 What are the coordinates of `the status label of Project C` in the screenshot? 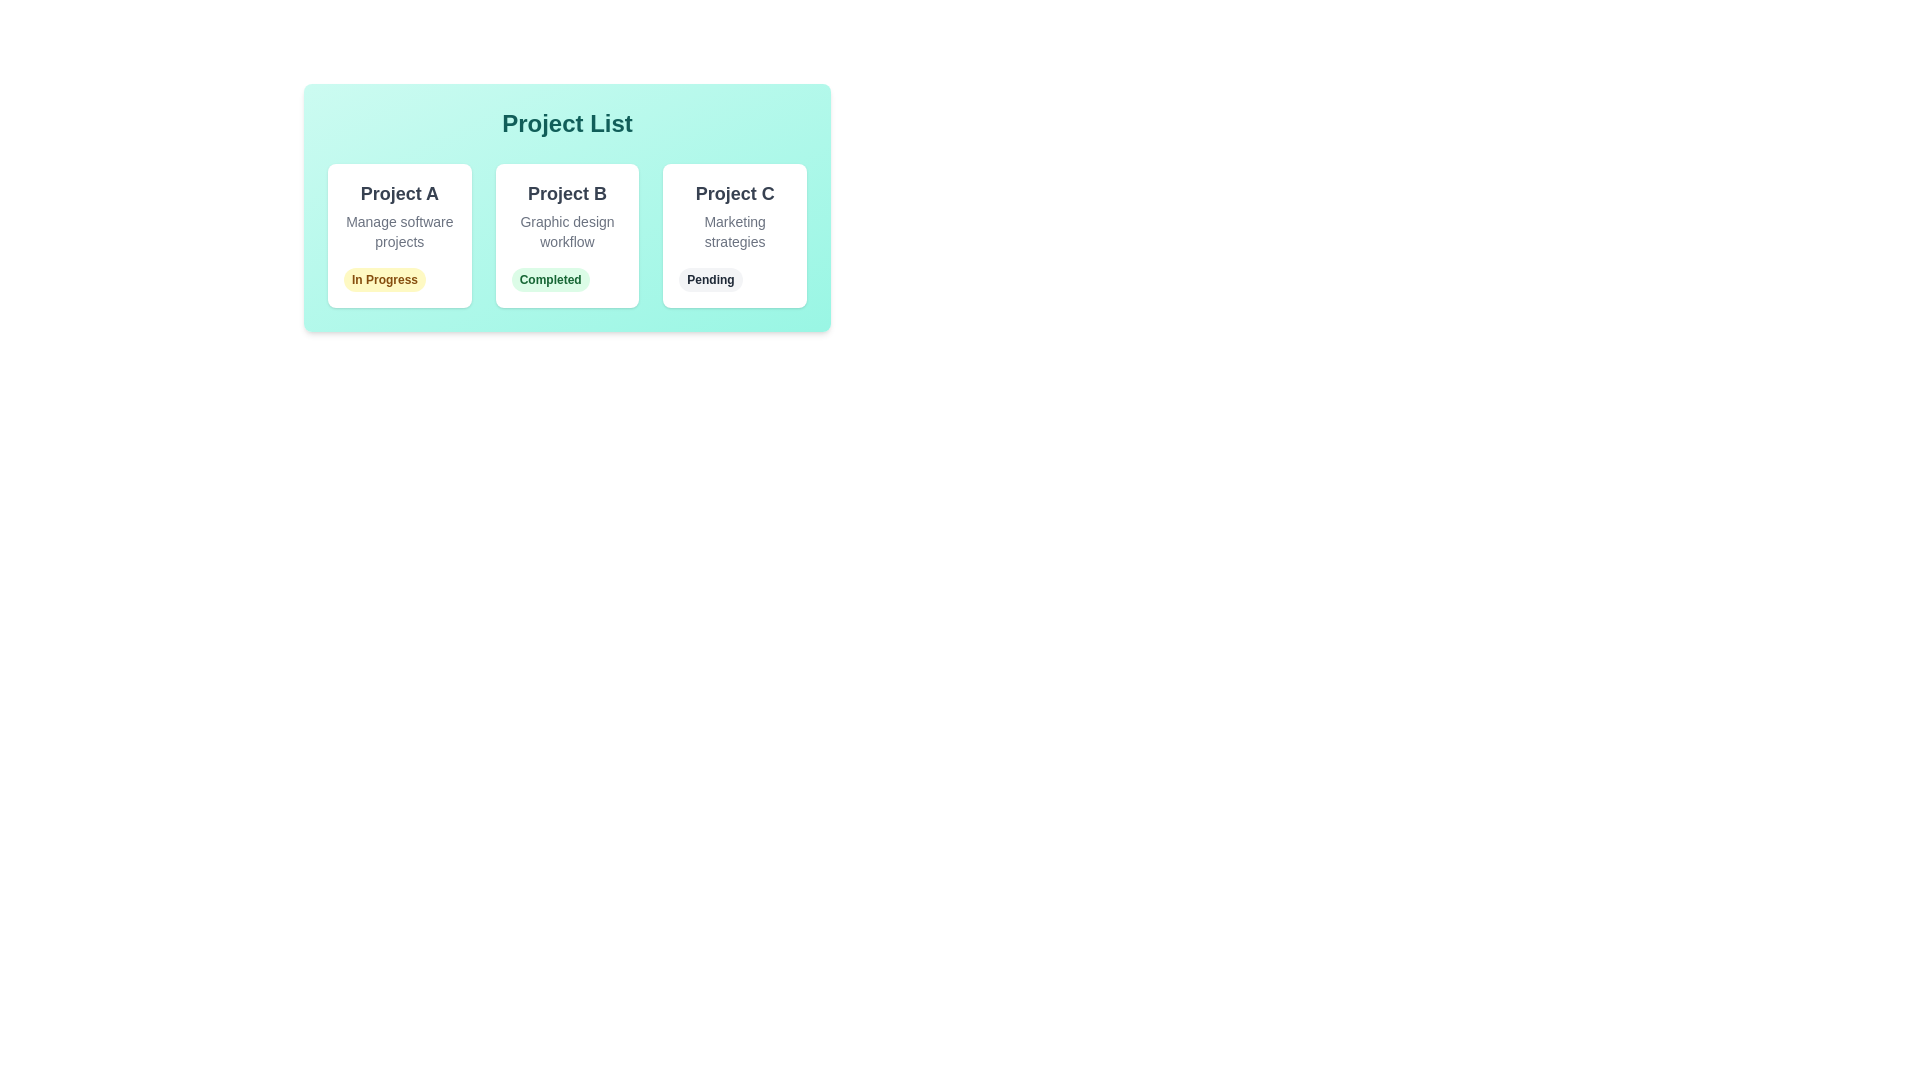 It's located at (710, 280).